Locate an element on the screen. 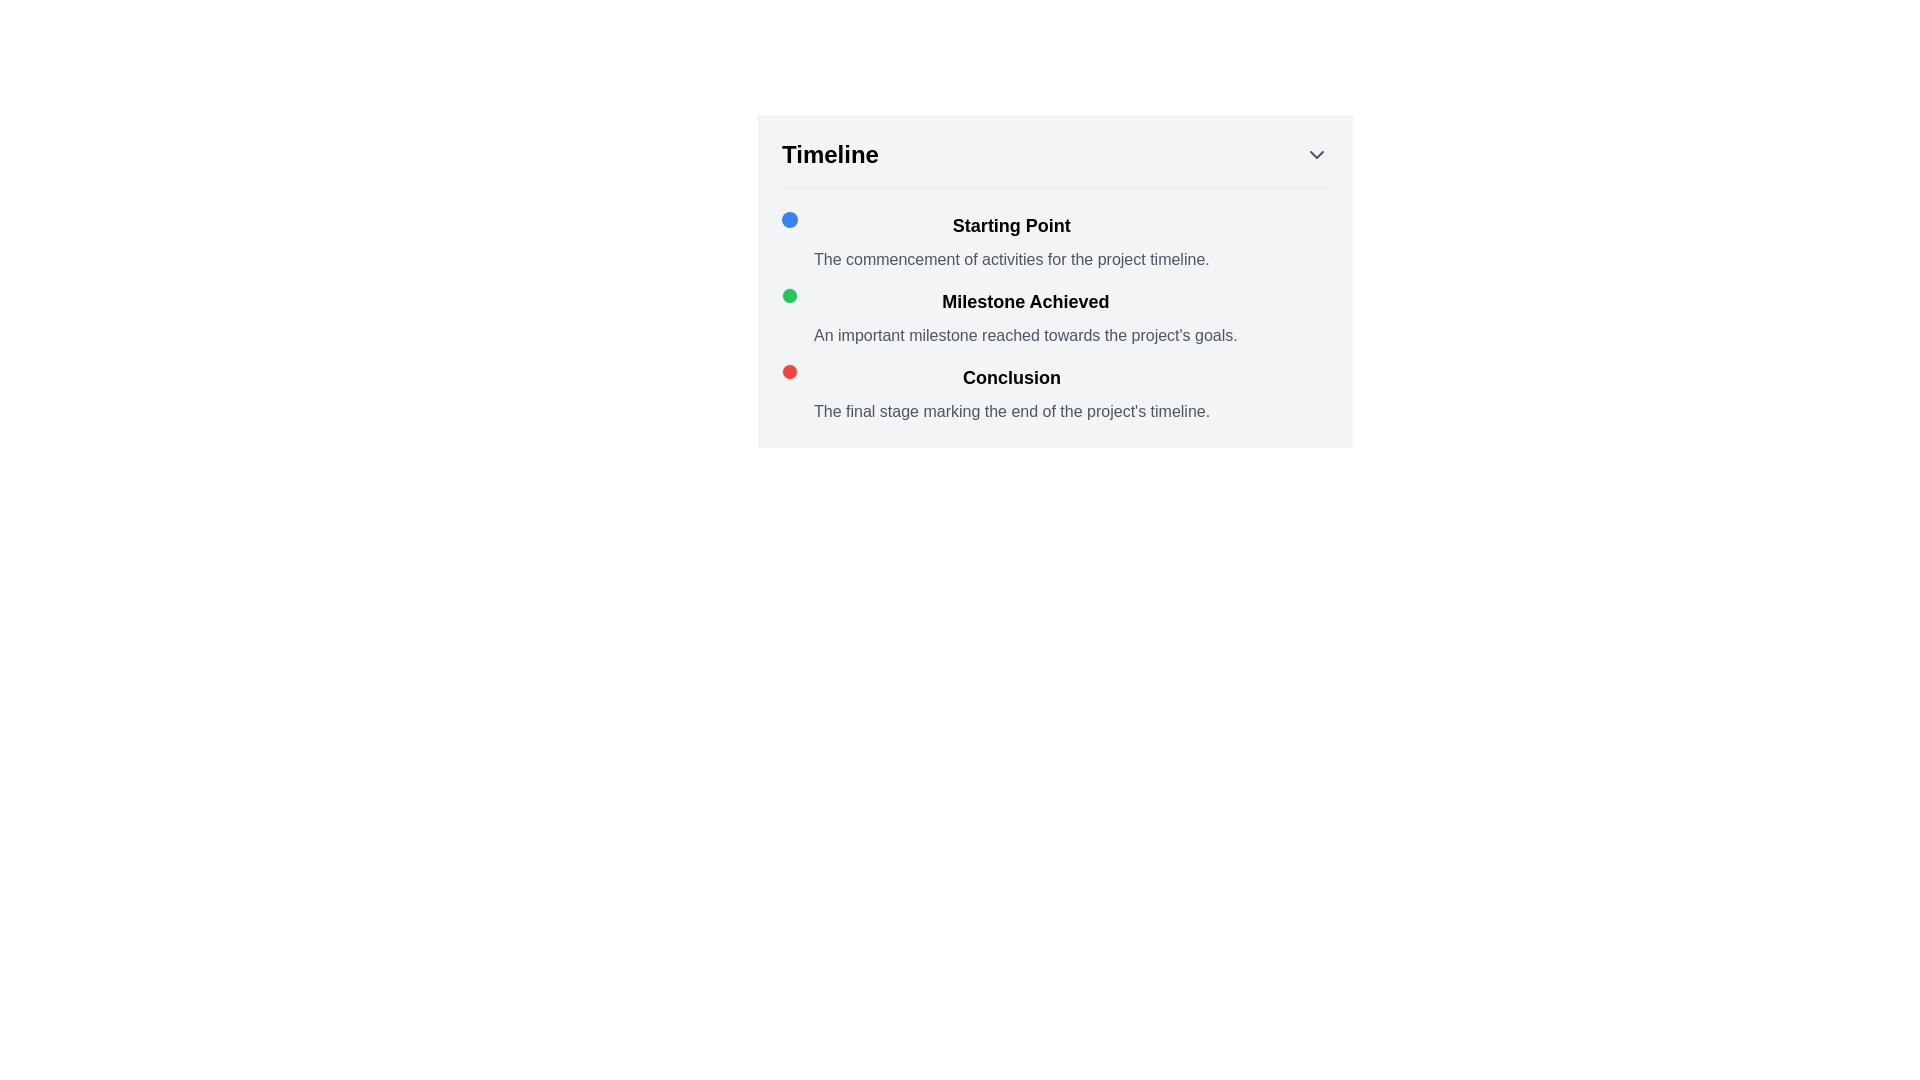 The width and height of the screenshot is (1920, 1080). the 'Milestone Achieved' list item in the timeline component is located at coordinates (1054, 316).